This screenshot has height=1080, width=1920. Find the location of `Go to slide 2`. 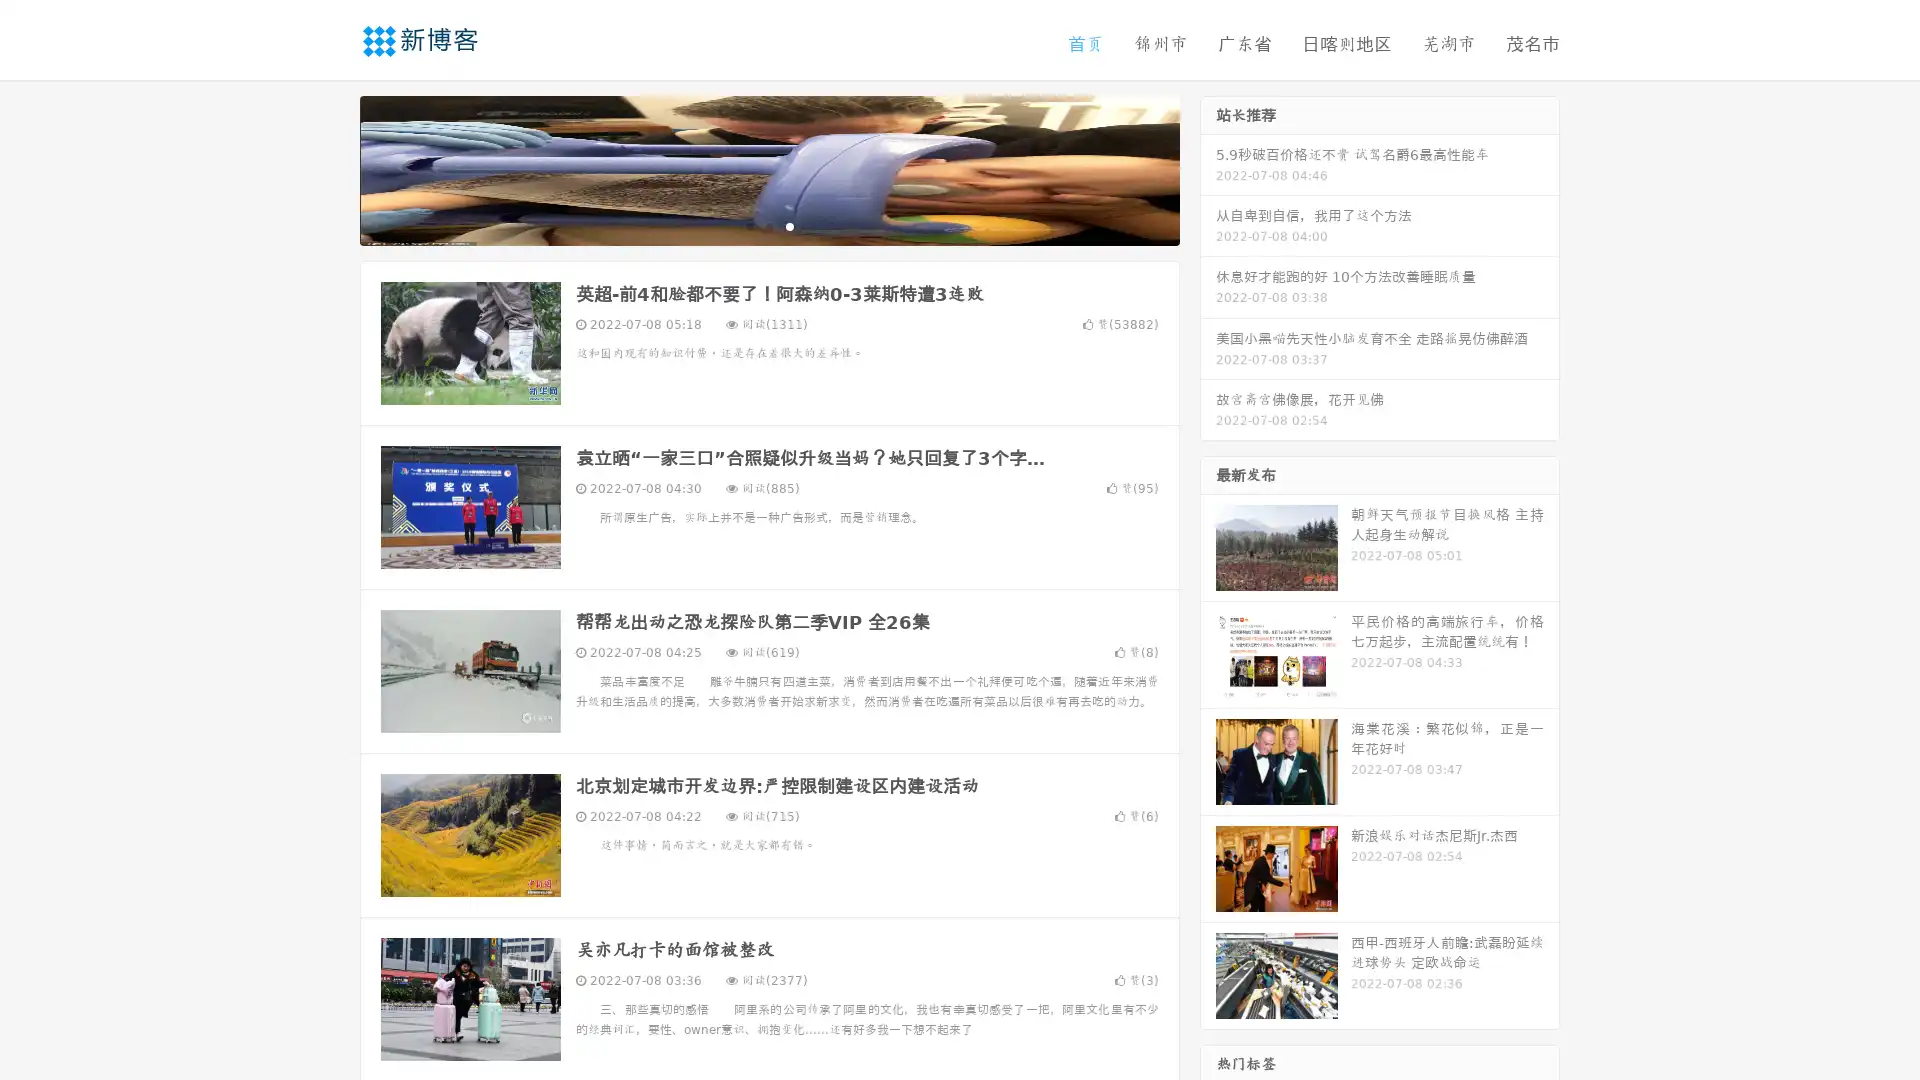

Go to slide 2 is located at coordinates (768, 225).